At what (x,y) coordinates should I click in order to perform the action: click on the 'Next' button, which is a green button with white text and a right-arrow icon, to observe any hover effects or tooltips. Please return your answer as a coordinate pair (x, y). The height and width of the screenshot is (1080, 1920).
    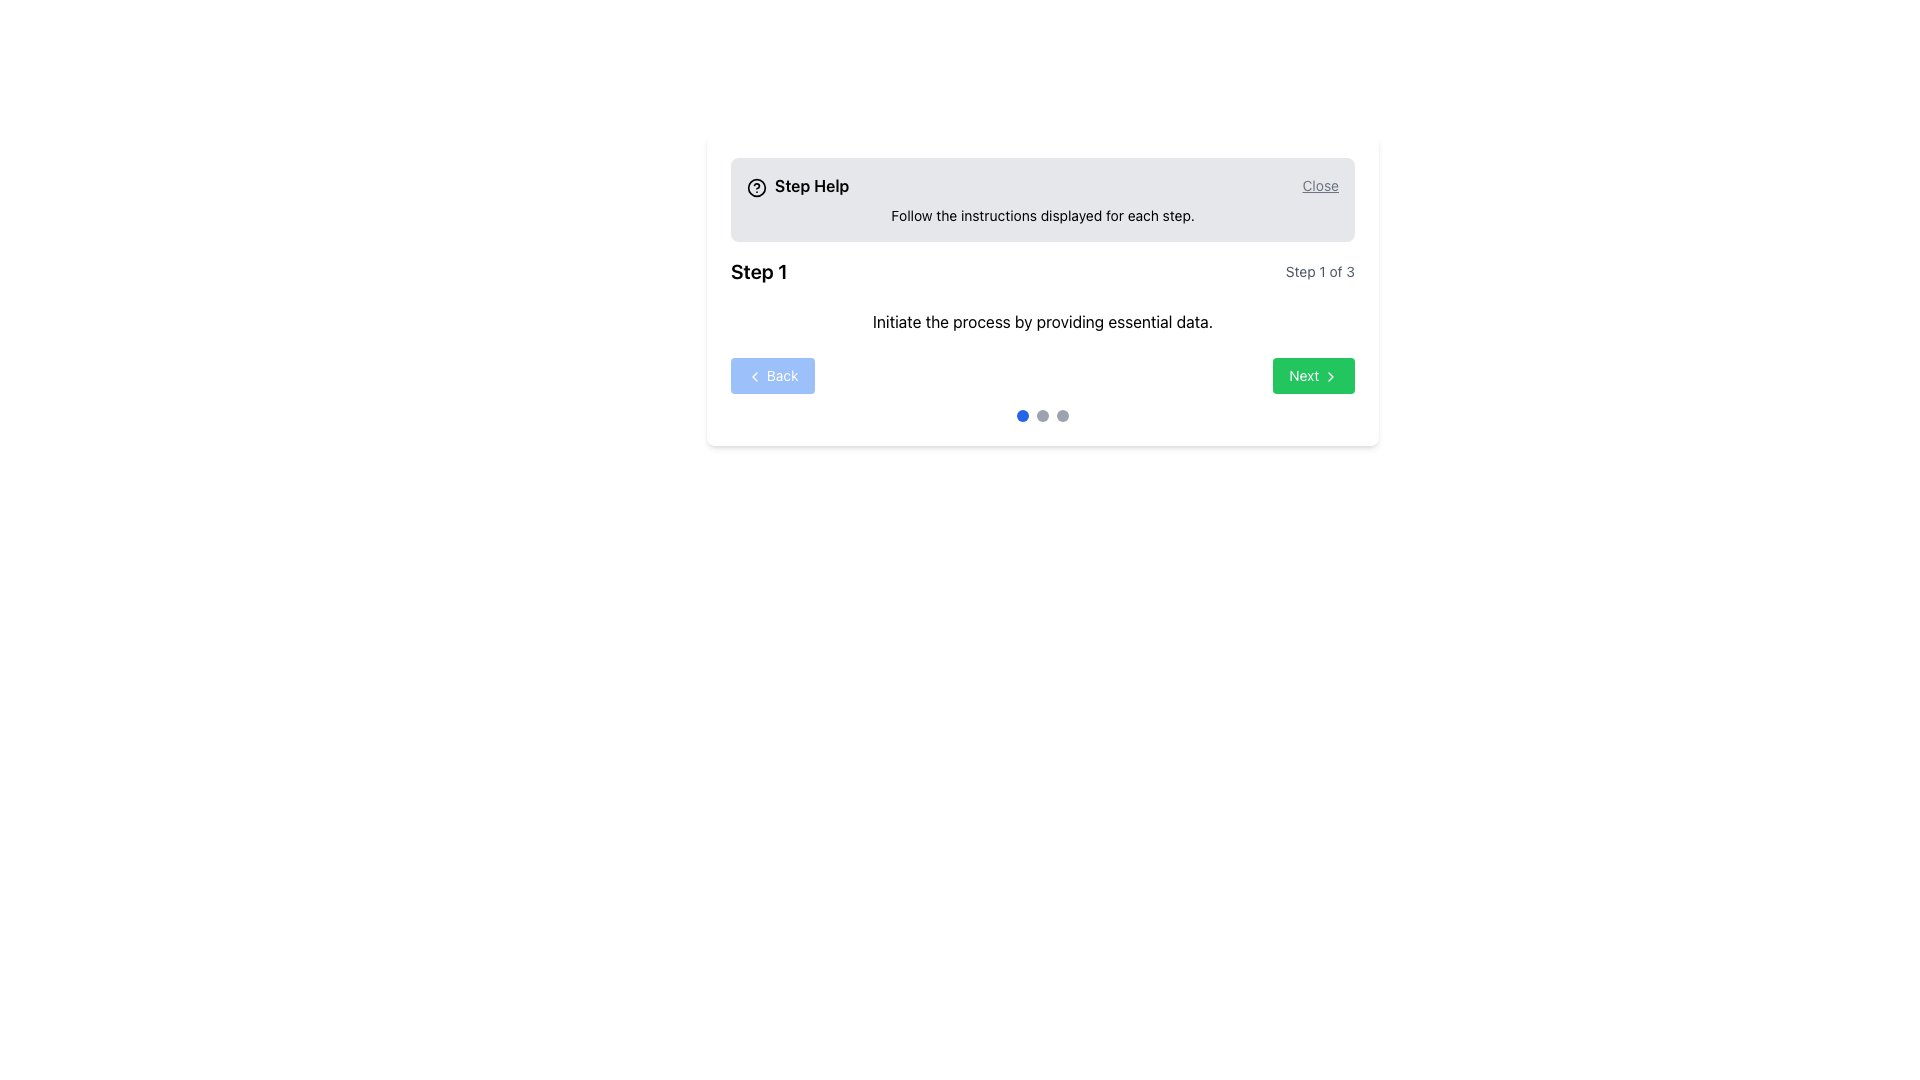
    Looking at the image, I should click on (1314, 375).